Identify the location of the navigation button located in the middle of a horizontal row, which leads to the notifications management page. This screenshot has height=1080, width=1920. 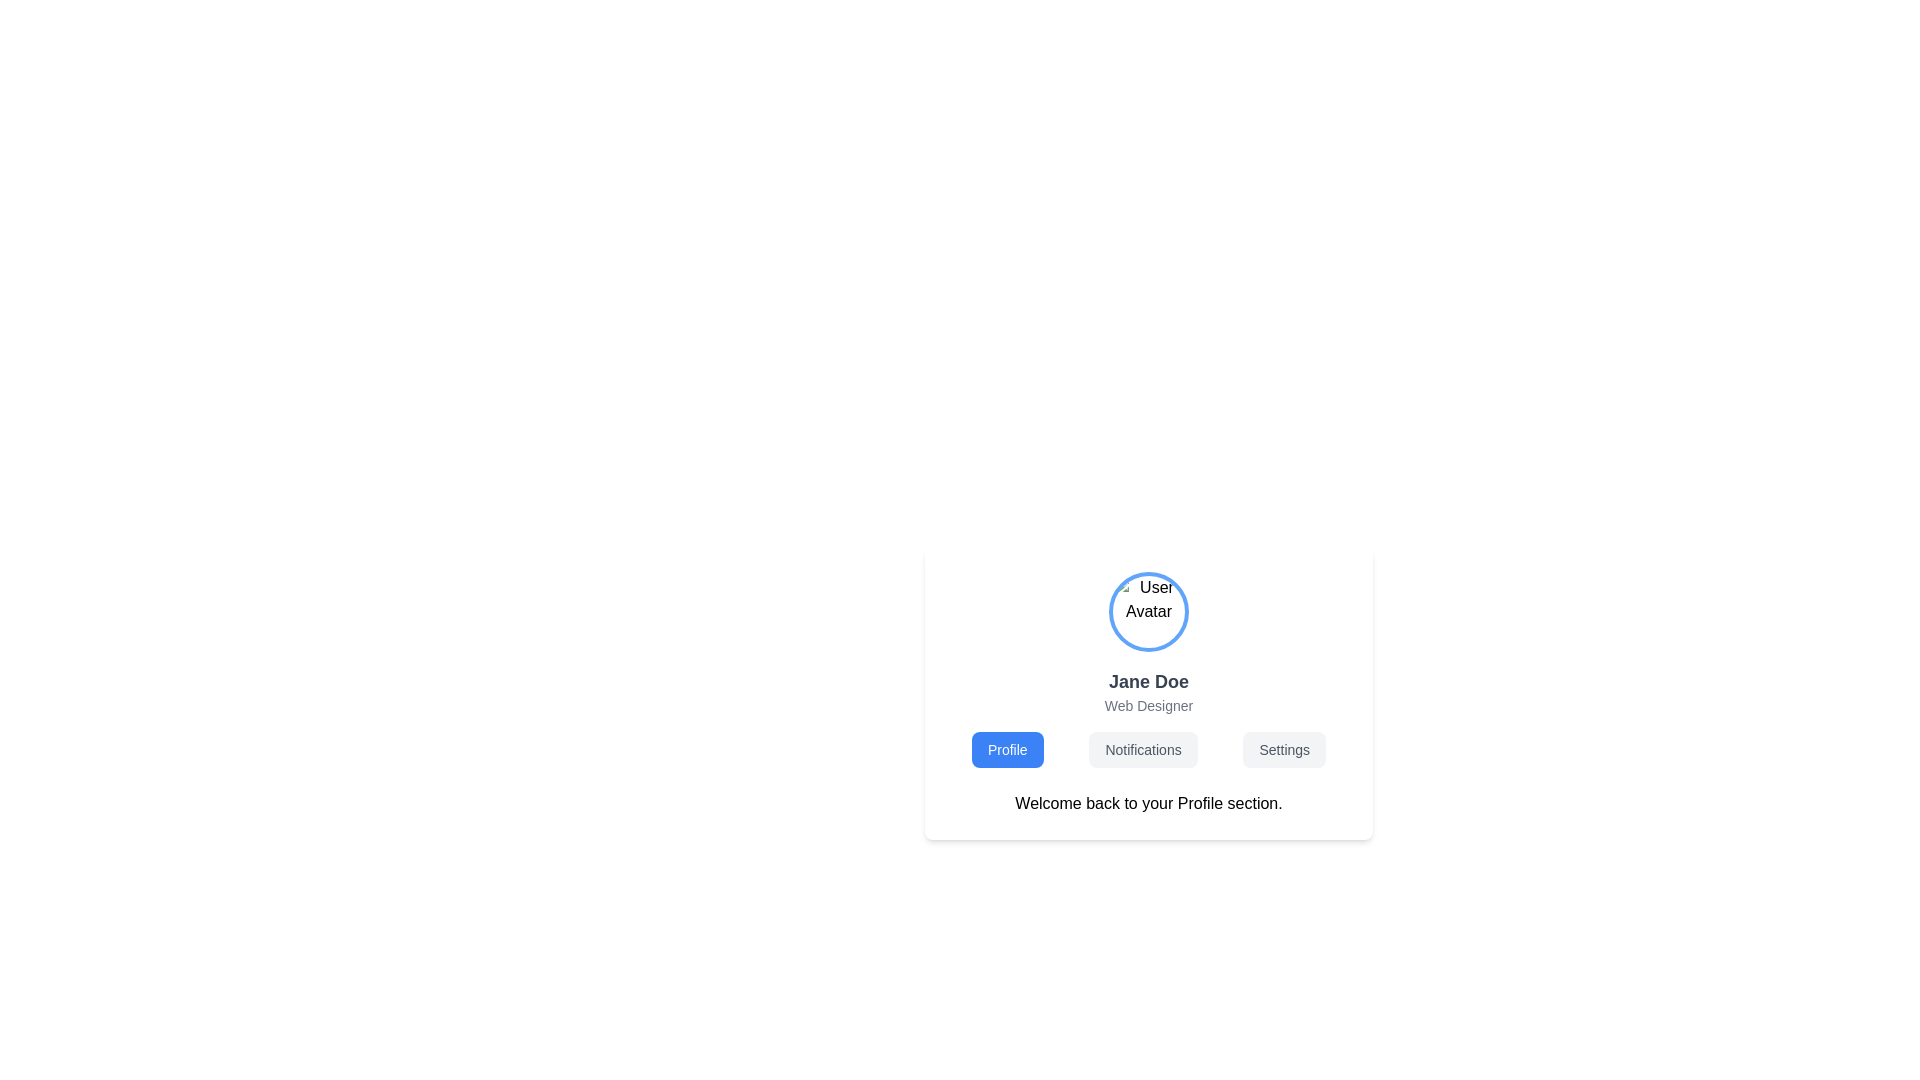
(1143, 749).